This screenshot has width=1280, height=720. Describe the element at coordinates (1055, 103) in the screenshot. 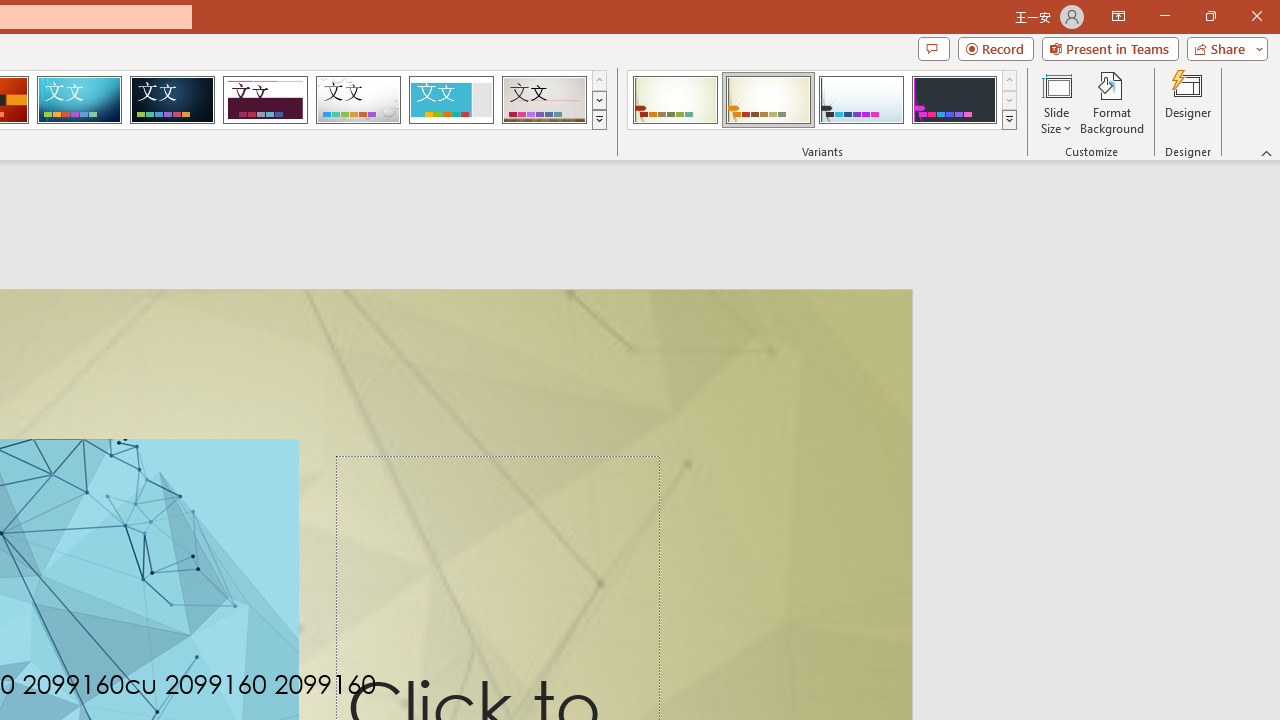

I see `'Slide Size'` at that location.